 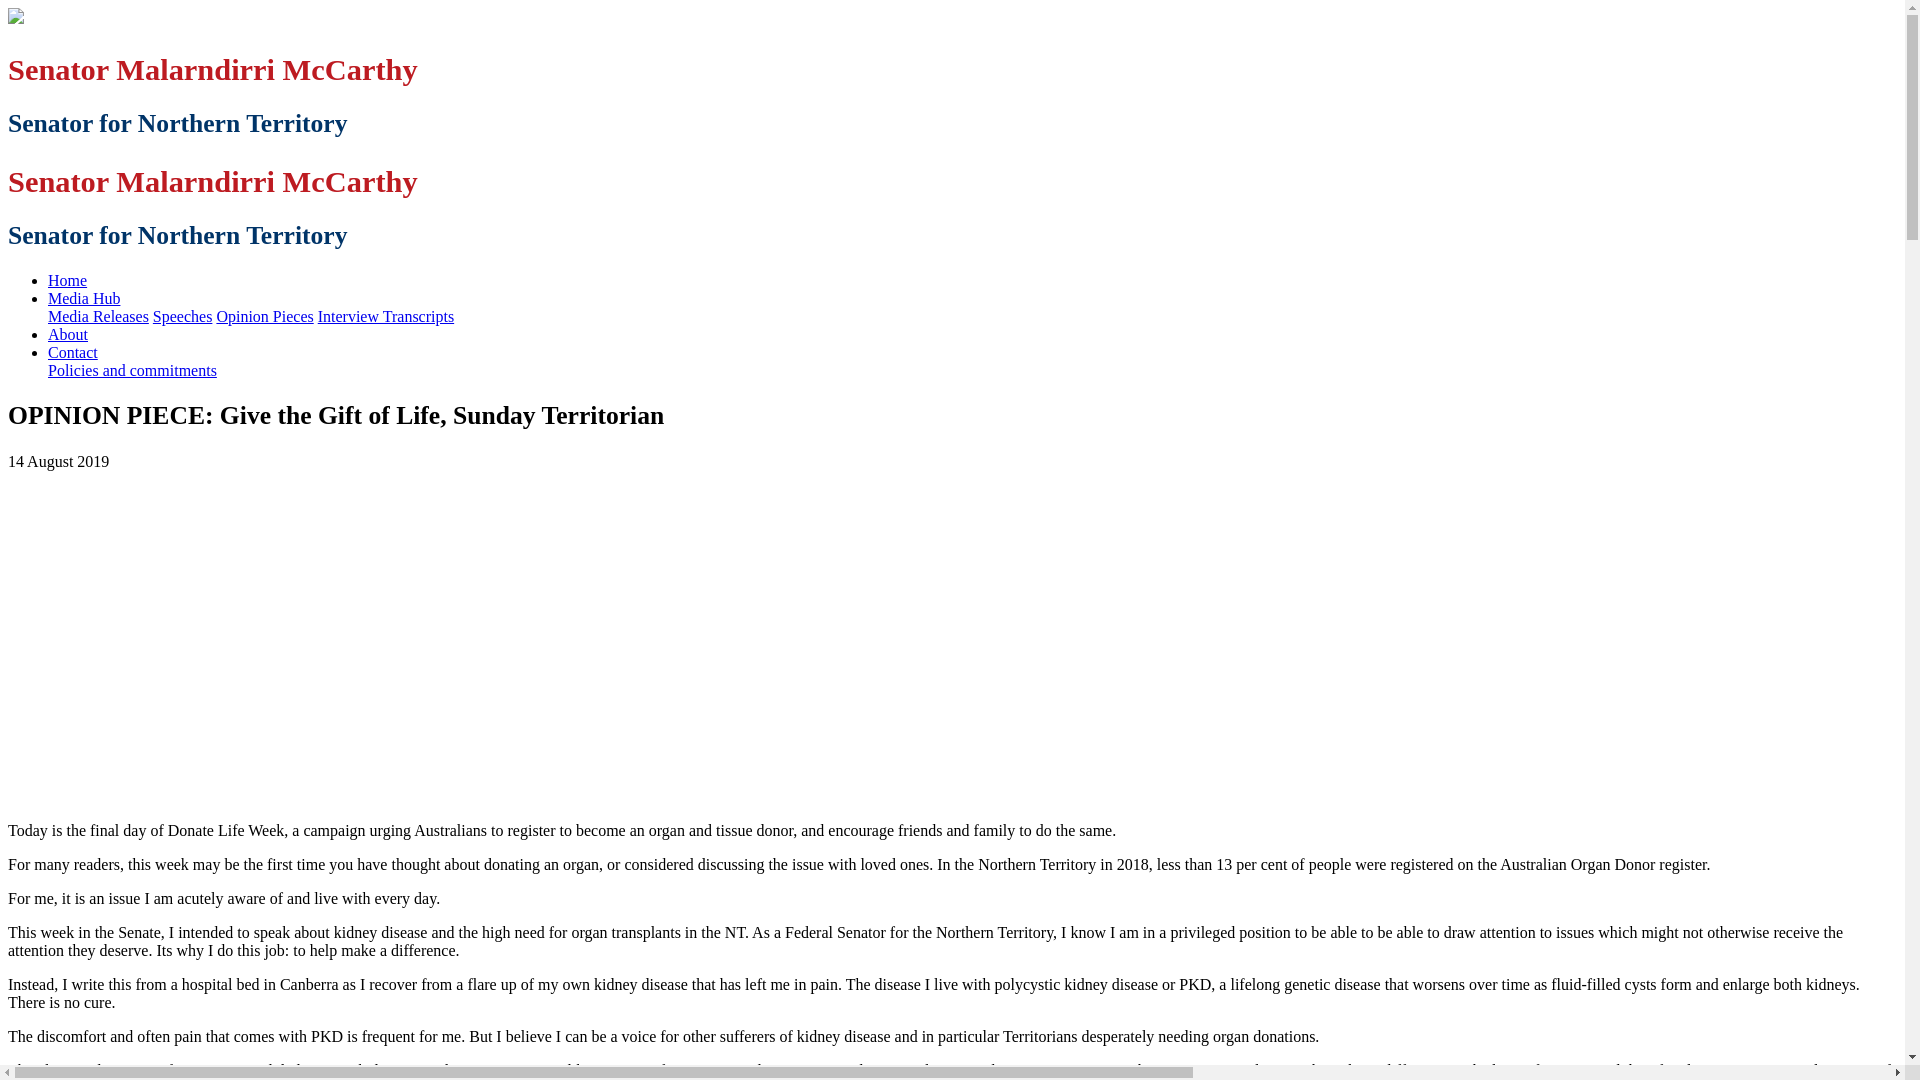 I want to click on 'Speeches', so click(x=182, y=315).